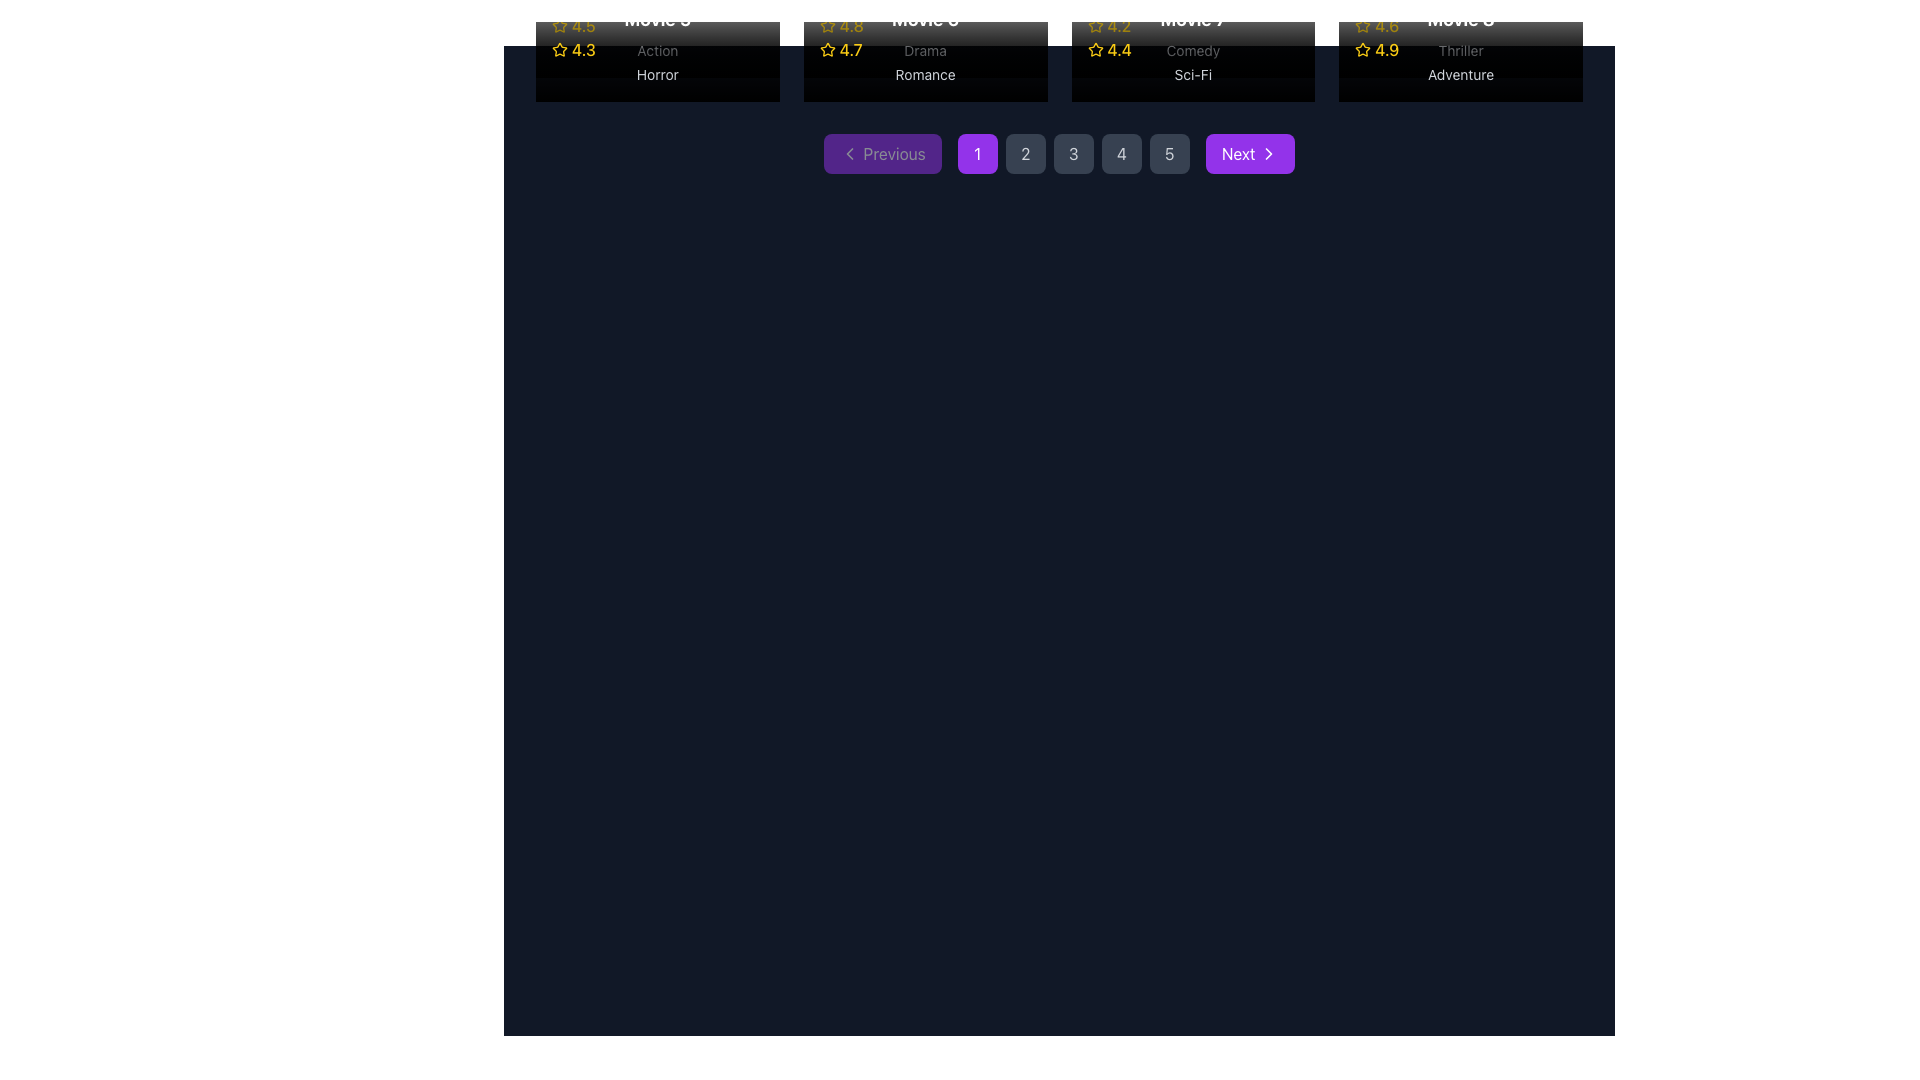  I want to click on the static text element displaying the rating '4.4' in bold yellow font, located to the right of the yellow star icon in the fourth movie card, so click(1118, 49).